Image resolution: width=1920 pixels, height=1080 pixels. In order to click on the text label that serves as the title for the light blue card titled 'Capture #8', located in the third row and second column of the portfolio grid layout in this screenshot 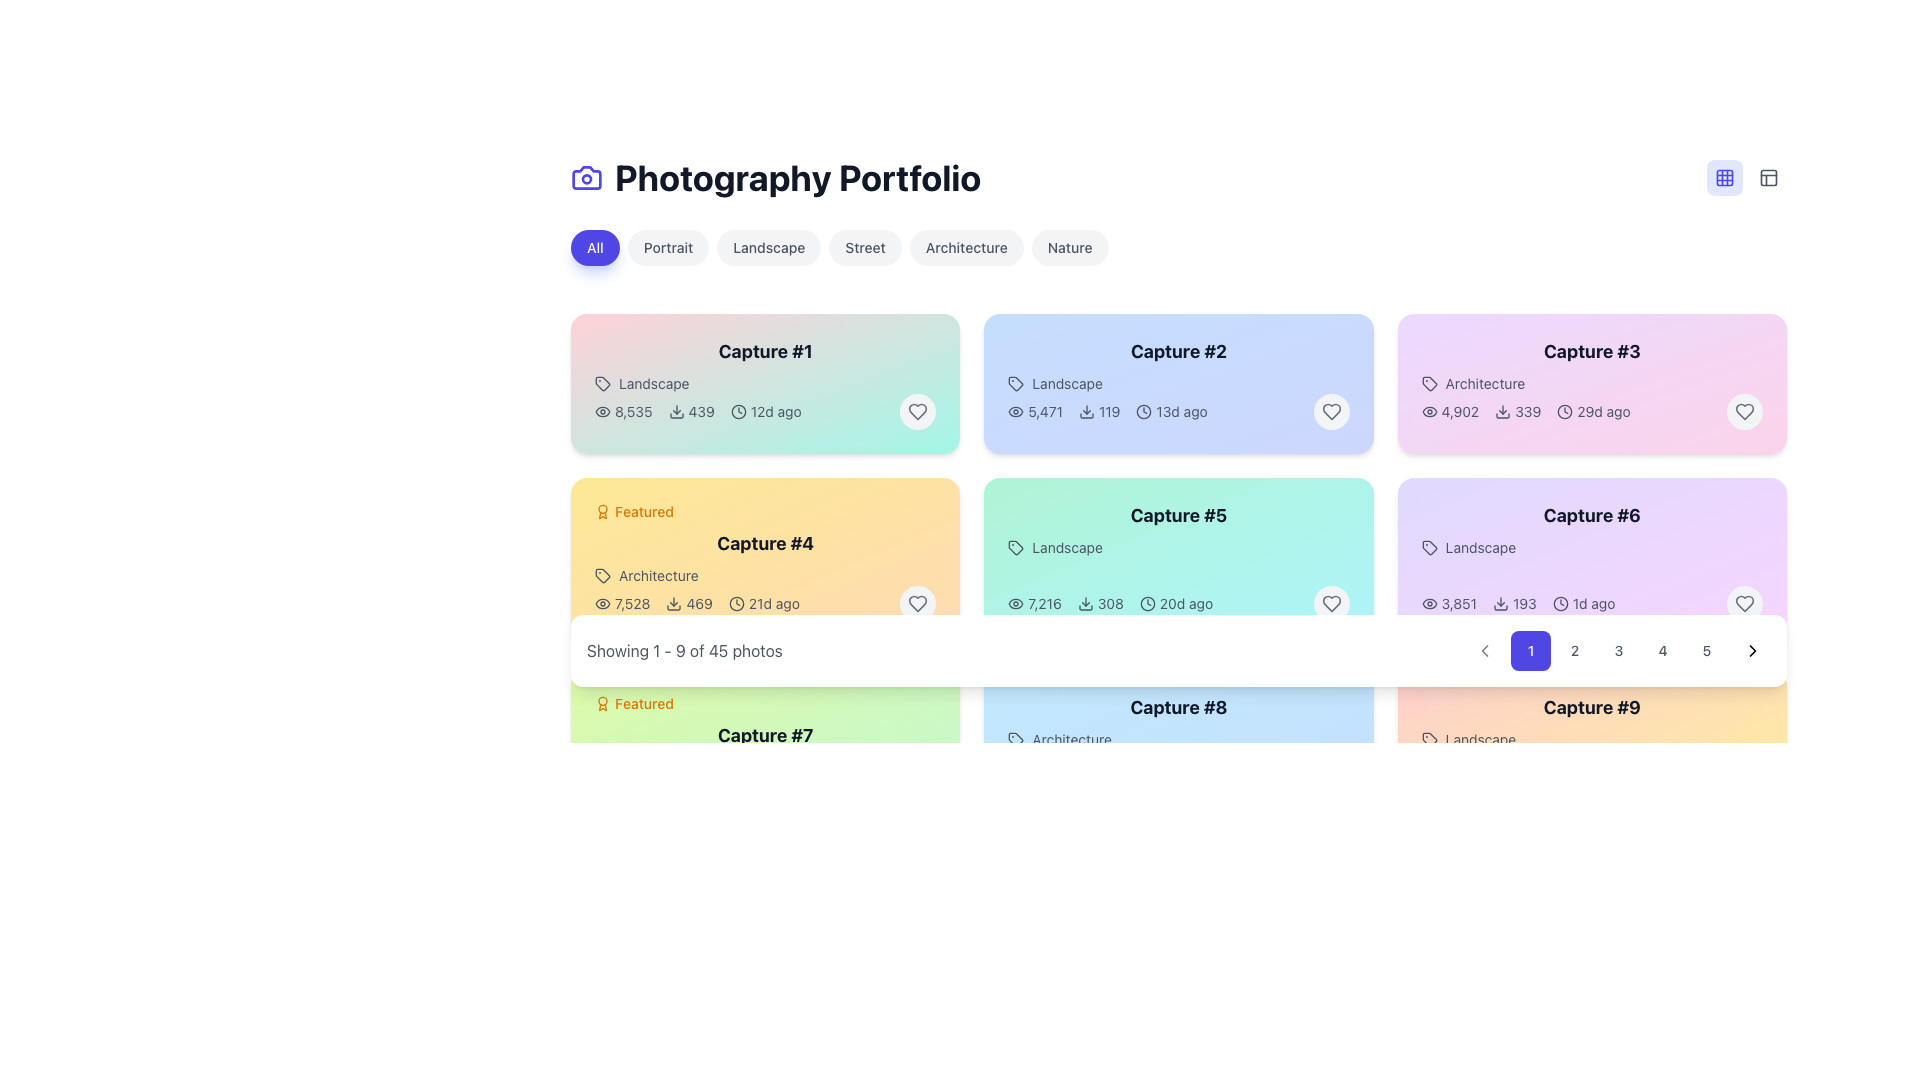, I will do `click(1179, 721)`.